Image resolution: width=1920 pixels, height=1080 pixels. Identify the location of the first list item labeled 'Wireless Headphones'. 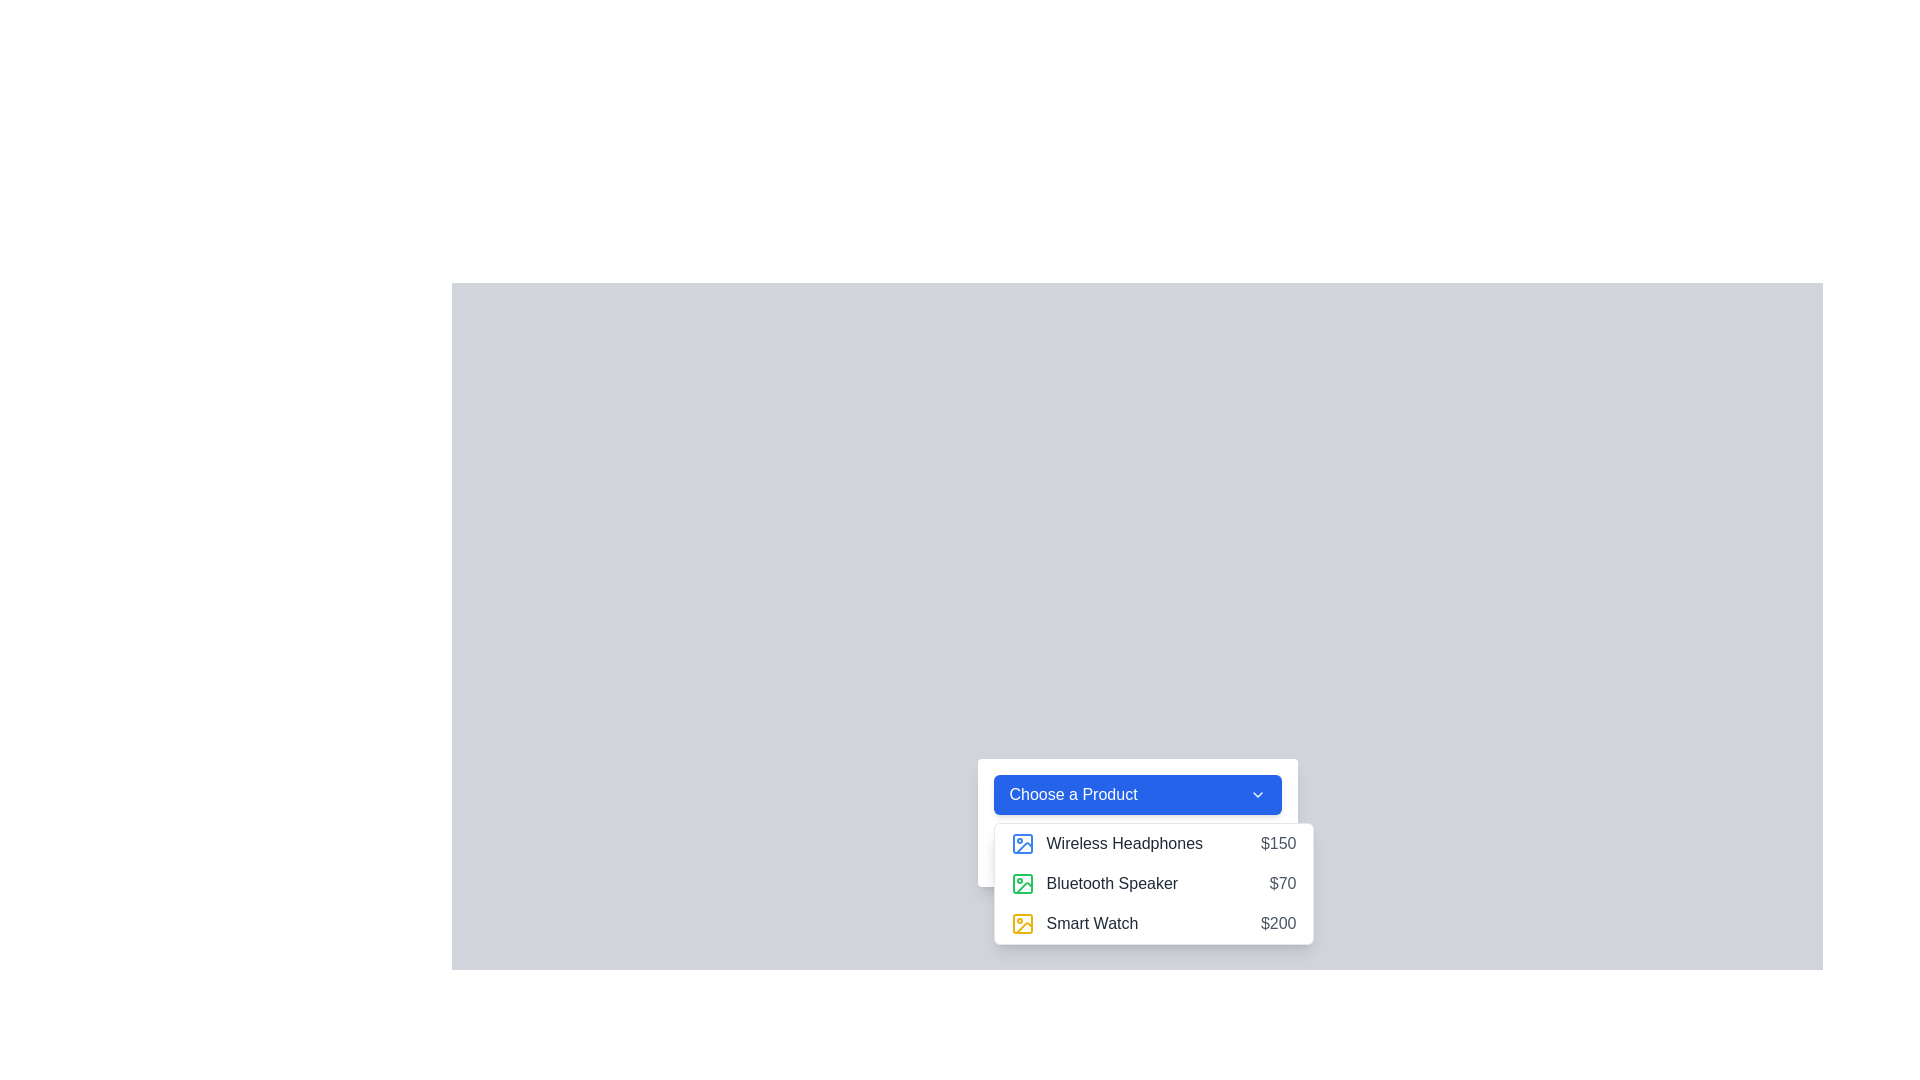
(1153, 844).